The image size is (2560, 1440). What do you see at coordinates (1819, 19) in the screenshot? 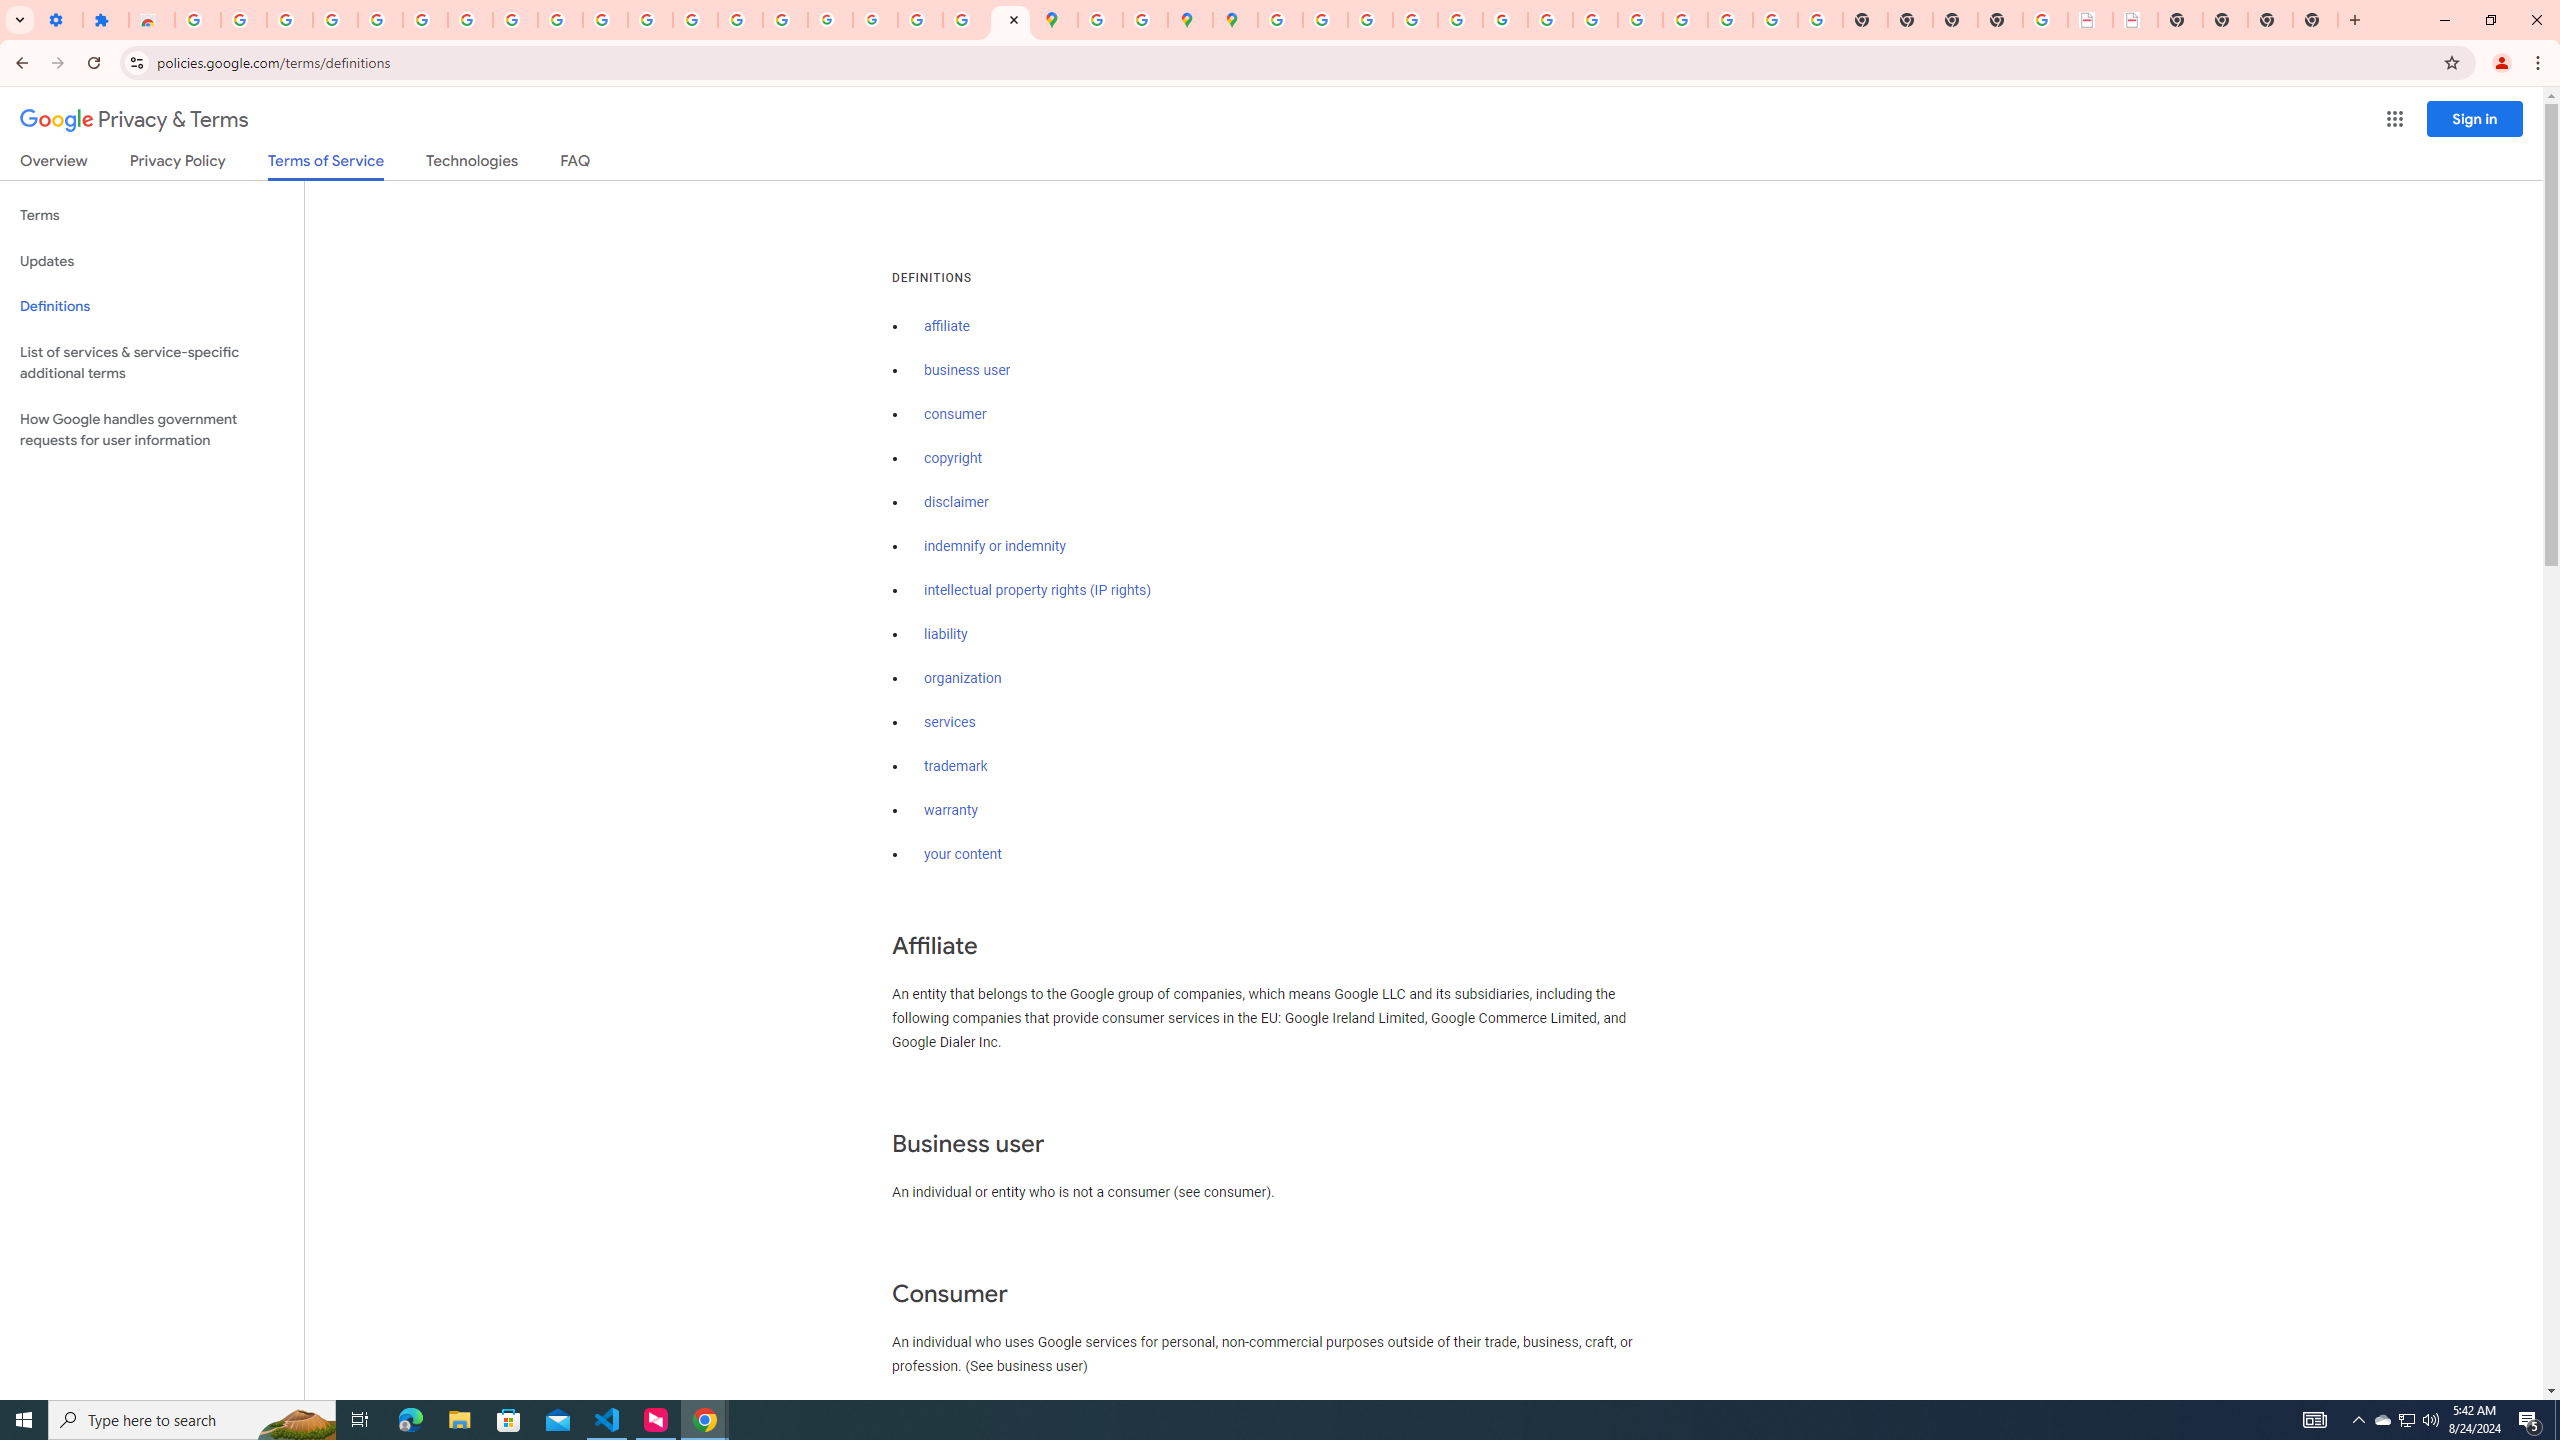
I see `'Google Images'` at bounding box center [1819, 19].